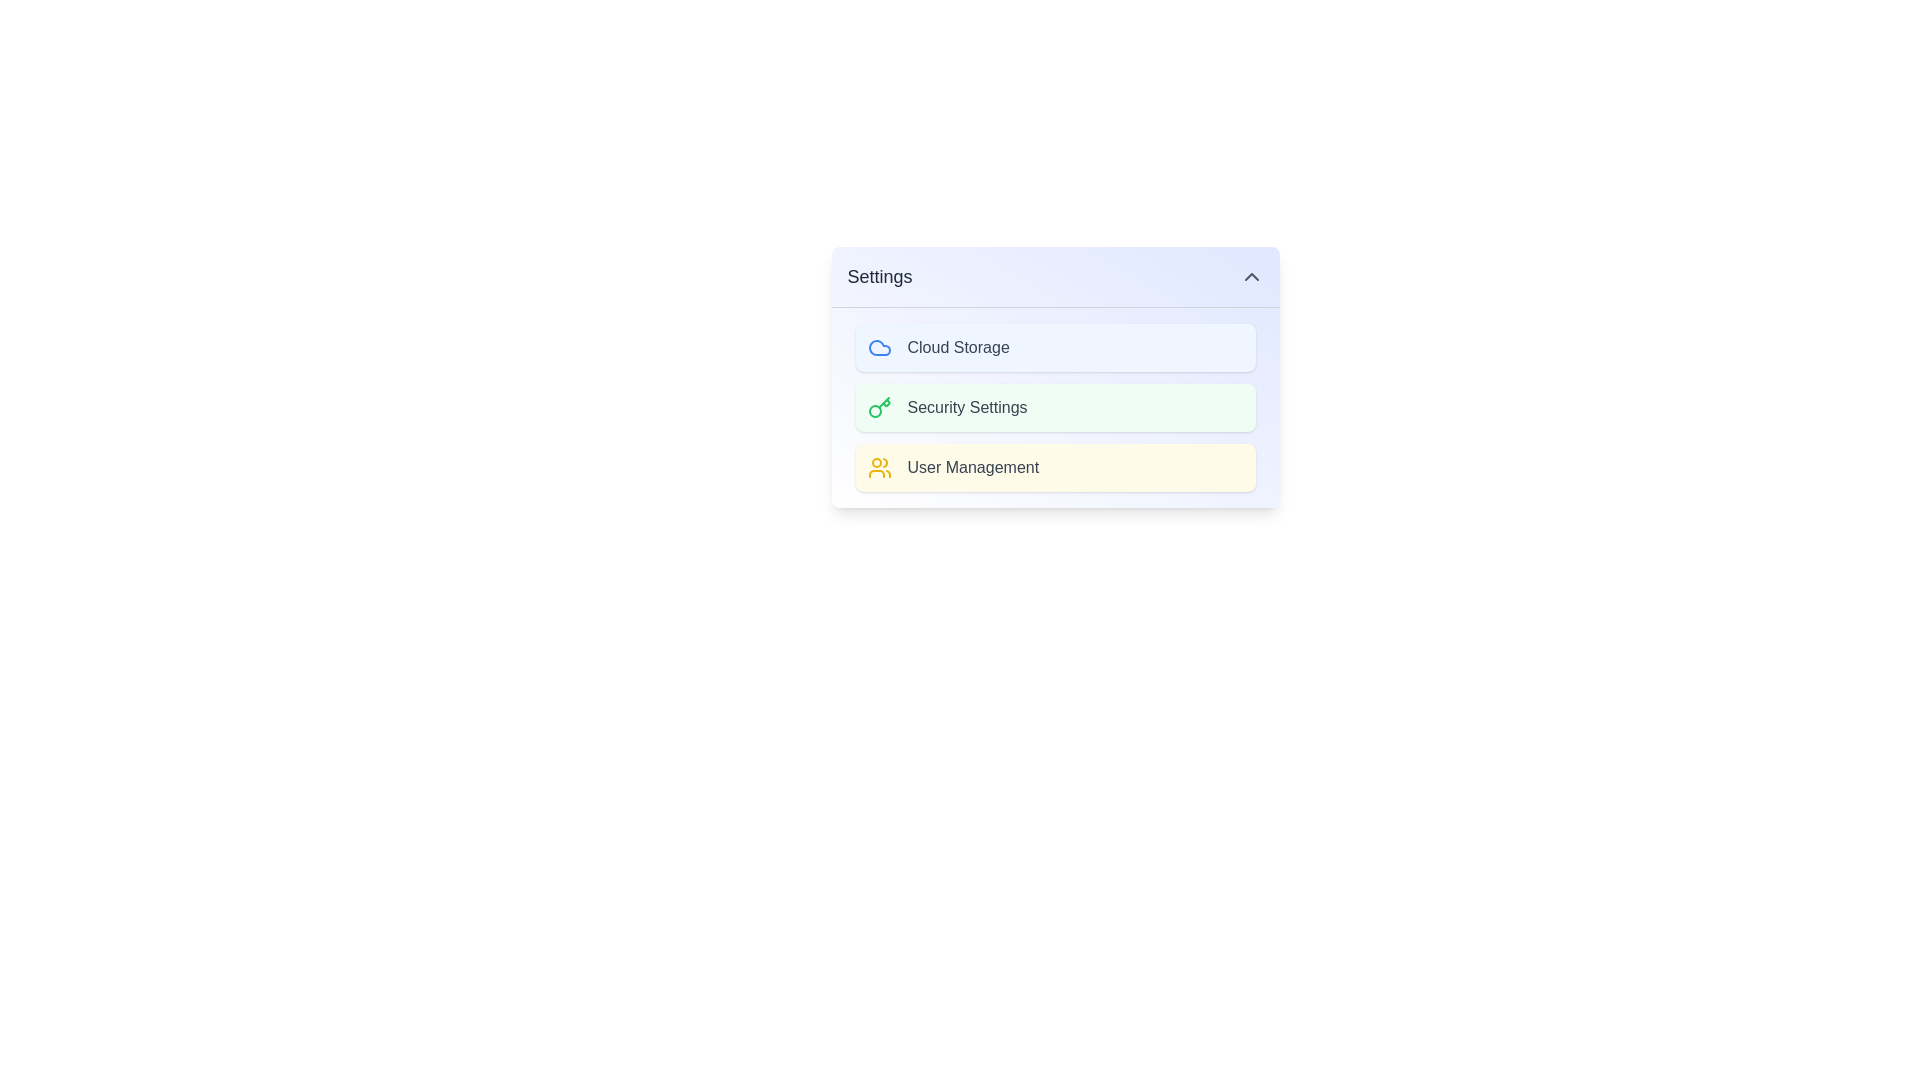 Image resolution: width=1920 pixels, height=1080 pixels. I want to click on the icon element representing two overlapping human silhouettes, styled with rounded edges and yellow color, located in the left section of the third row under 'User Management', so click(879, 467).